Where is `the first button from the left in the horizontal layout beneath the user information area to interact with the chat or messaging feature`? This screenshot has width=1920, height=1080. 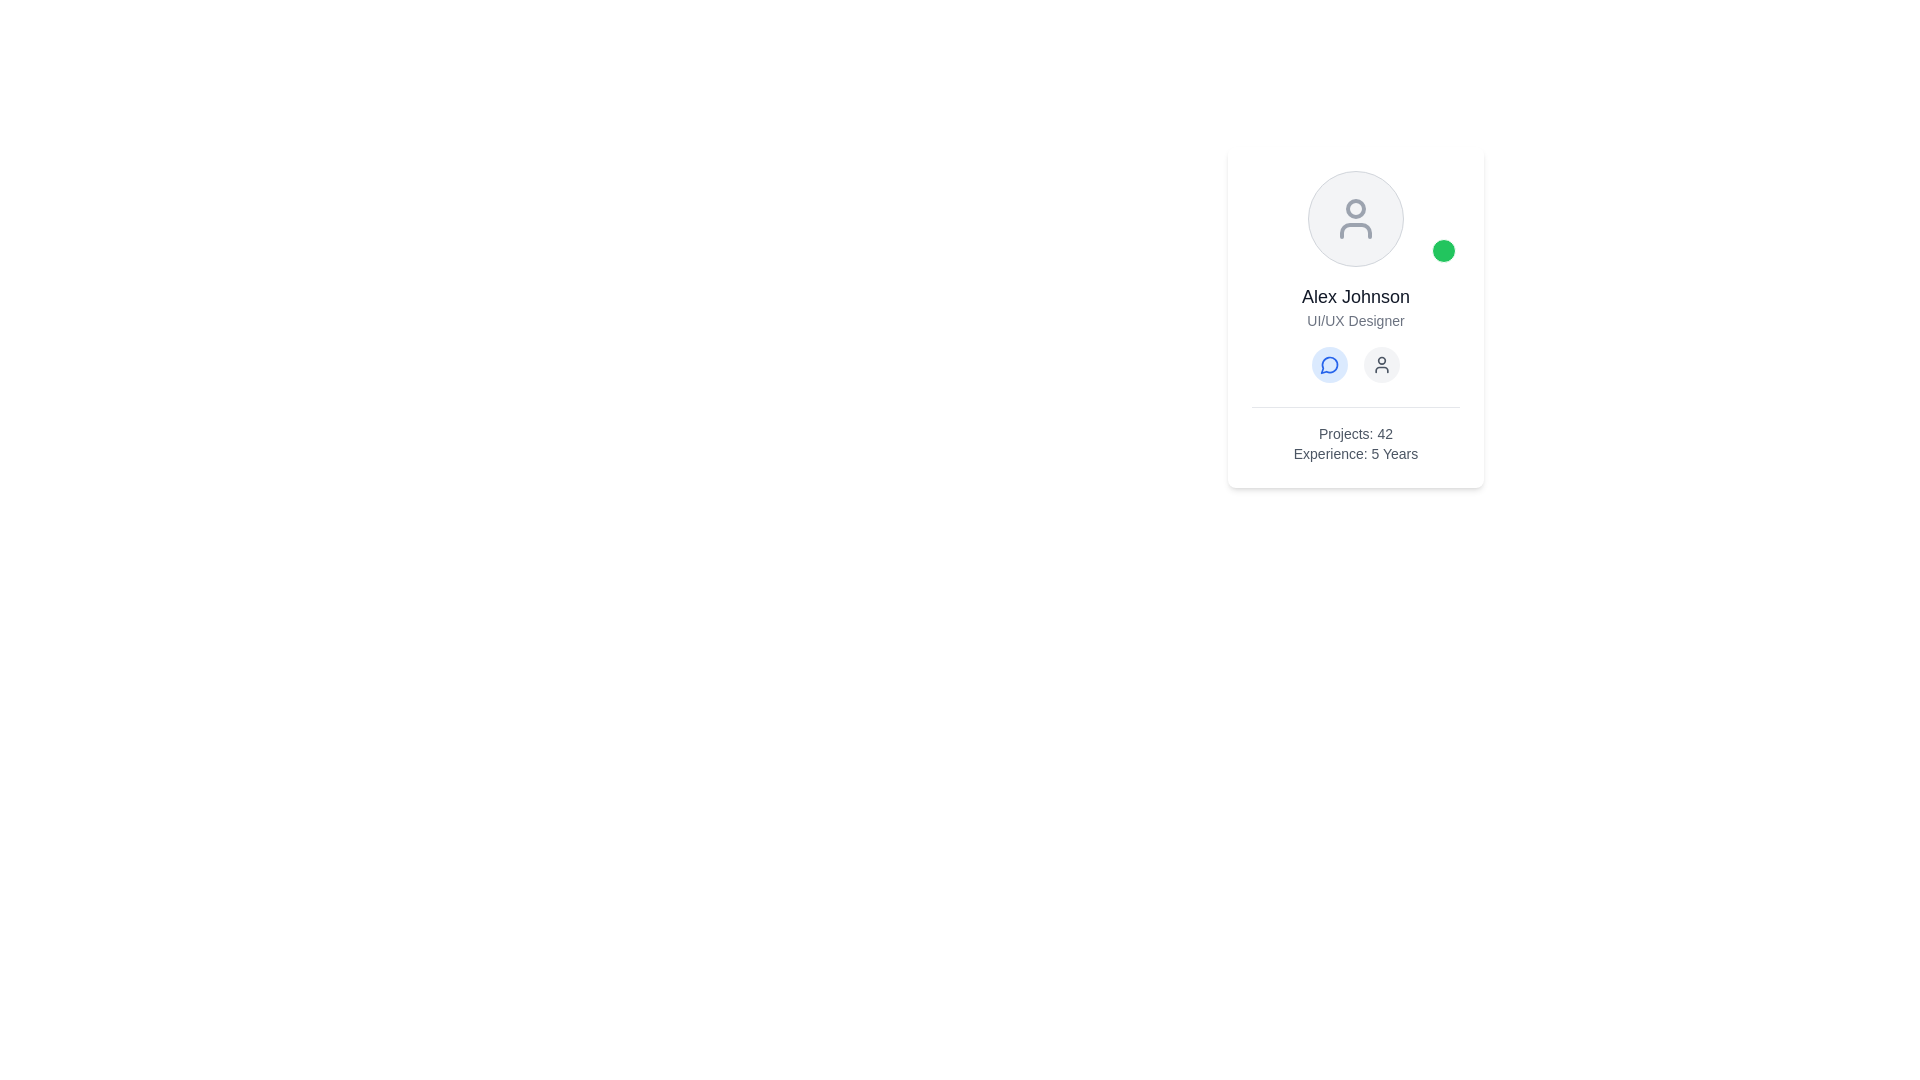
the first button from the left in the horizontal layout beneath the user information area to interact with the chat or messaging feature is located at coordinates (1329, 365).